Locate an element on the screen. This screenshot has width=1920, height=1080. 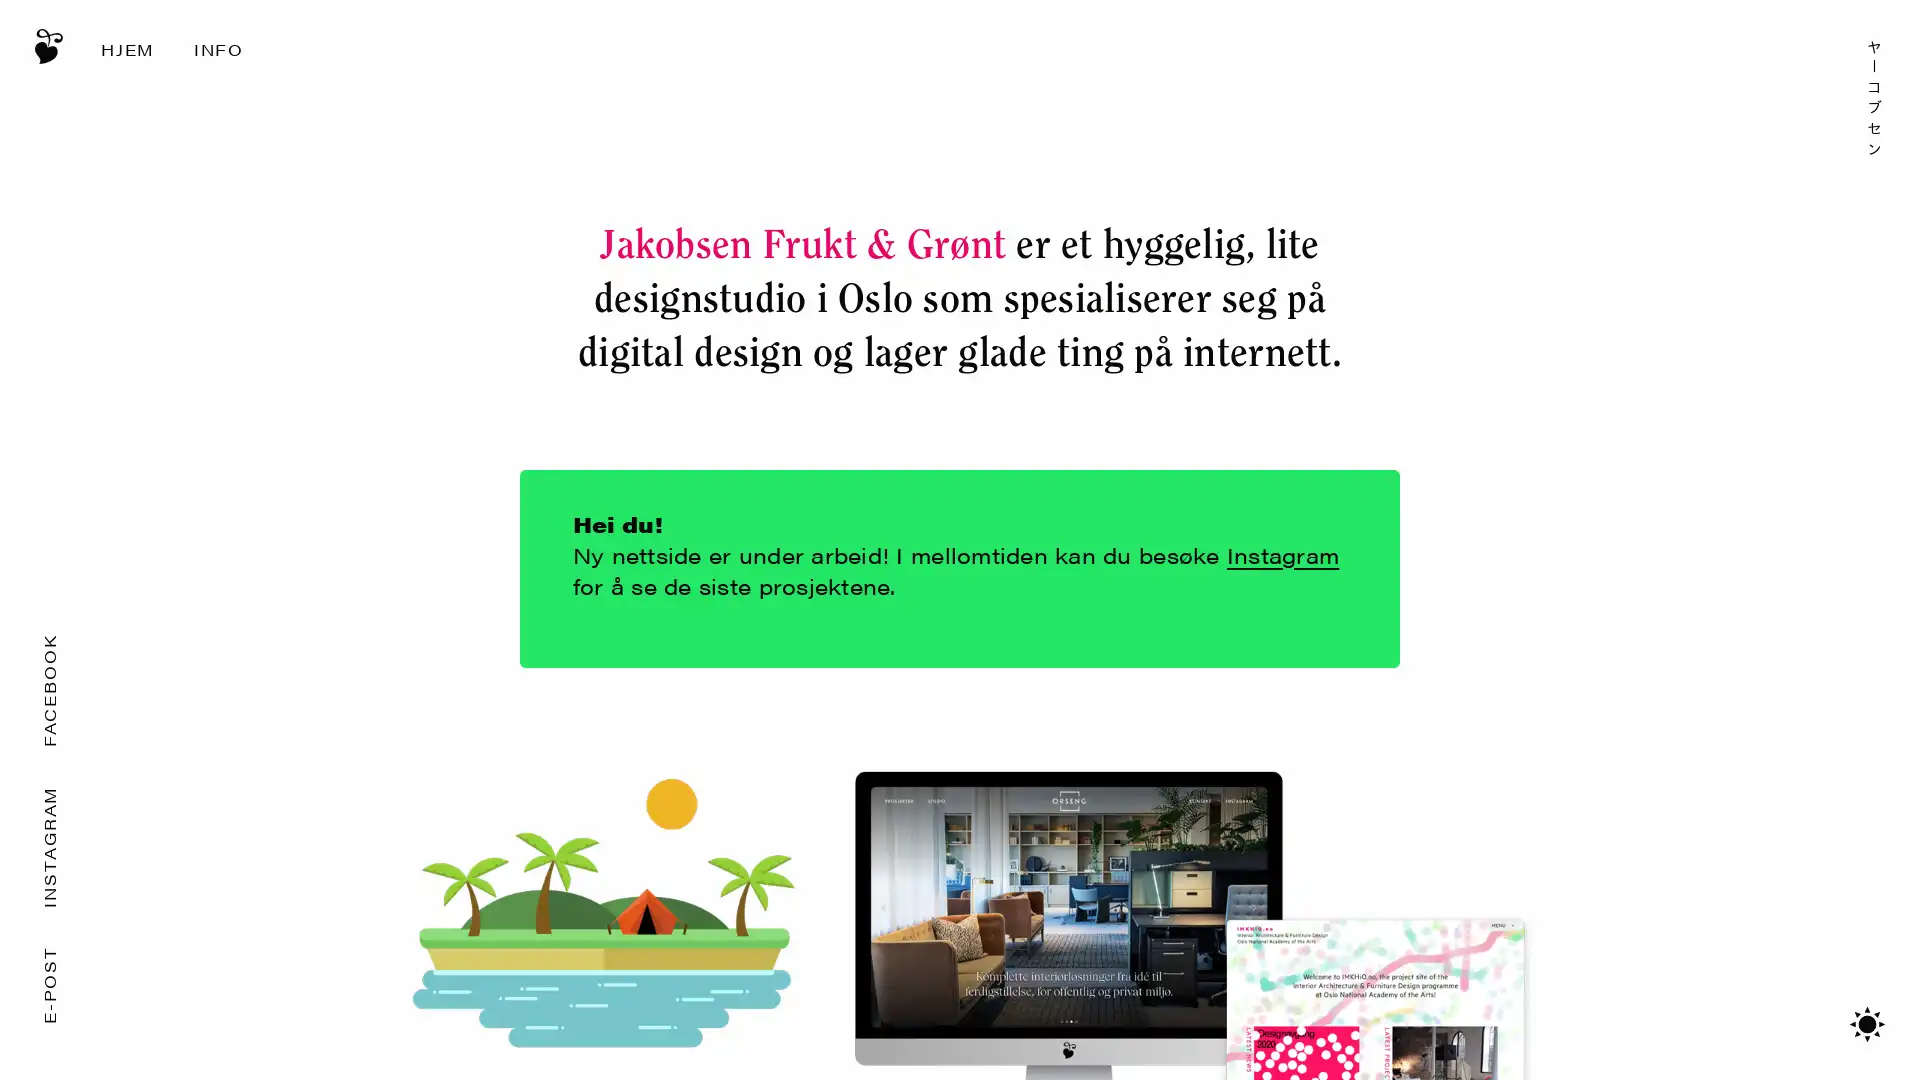
Bytt mellom mrkt/lyst tema is located at coordinates (1865, 1025).